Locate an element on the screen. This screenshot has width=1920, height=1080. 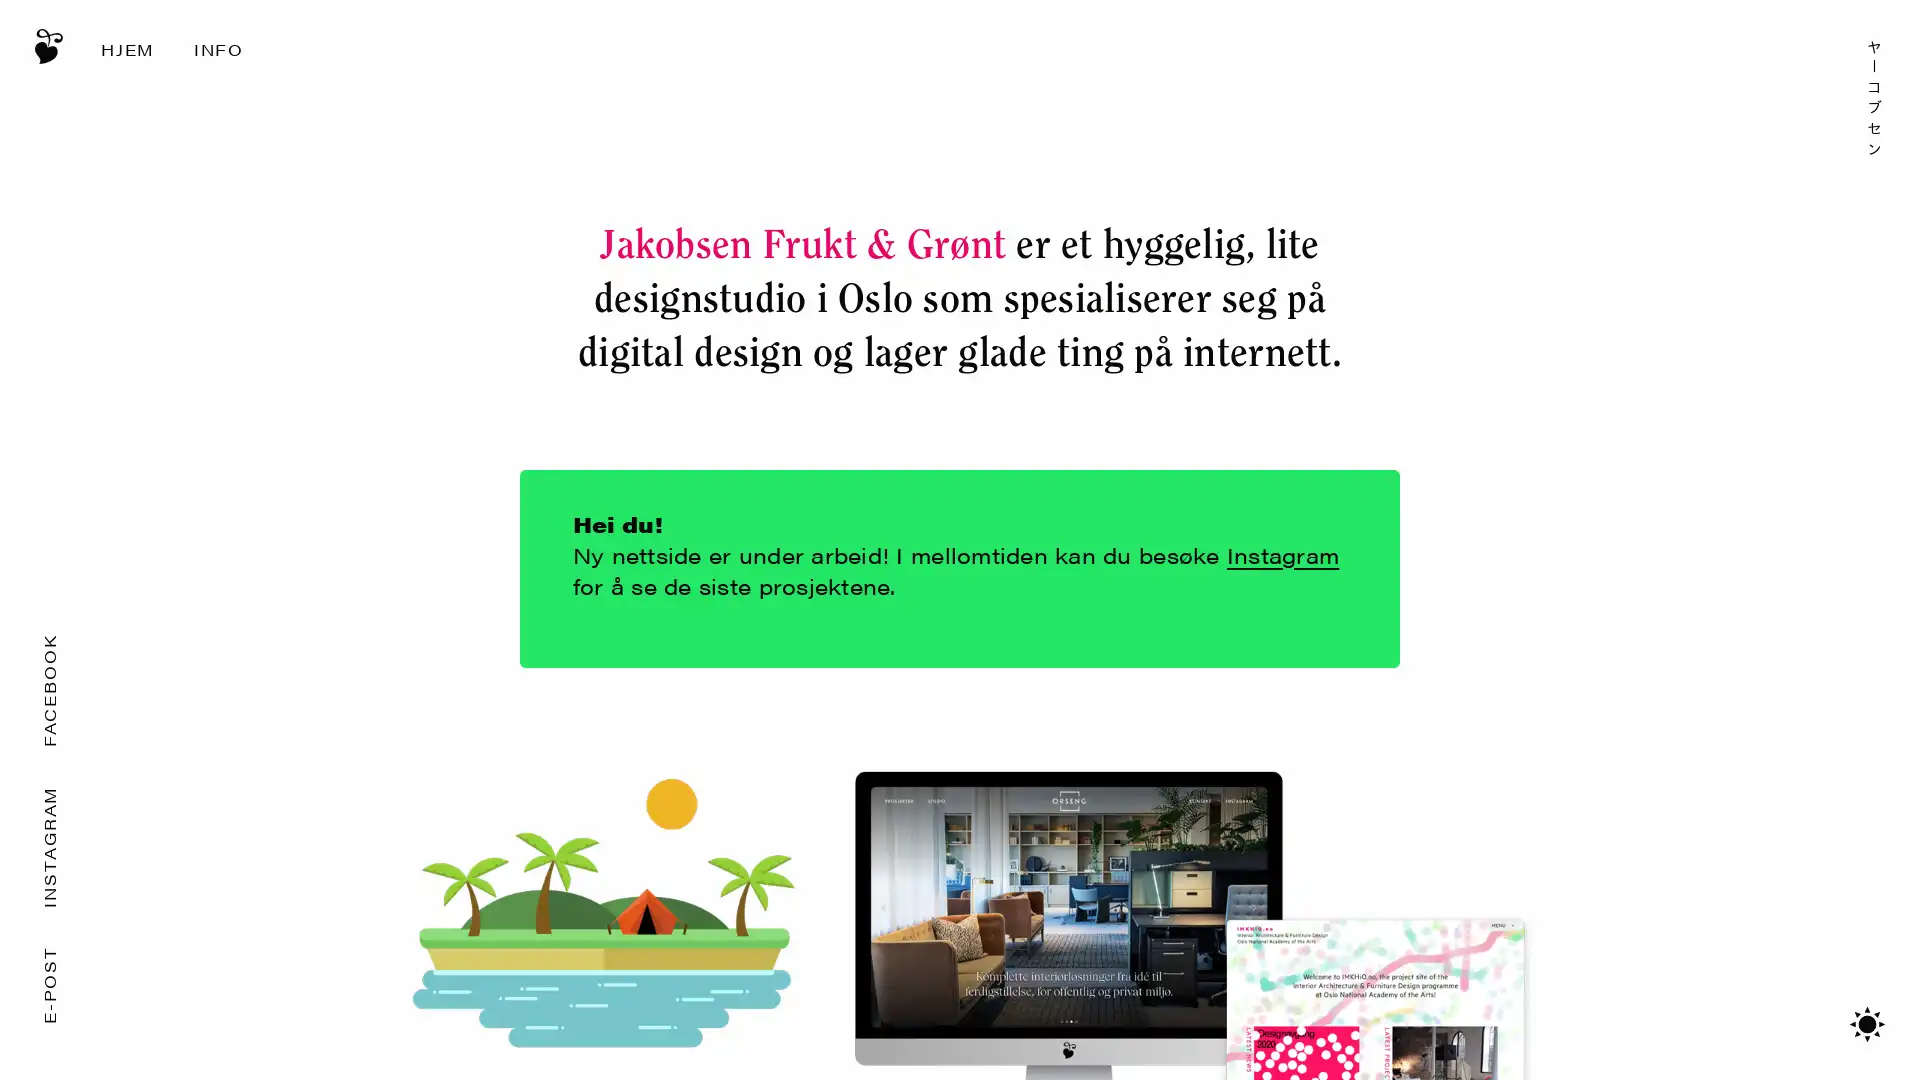
Bytt mellom mrkt/lyst tema is located at coordinates (1865, 1025).